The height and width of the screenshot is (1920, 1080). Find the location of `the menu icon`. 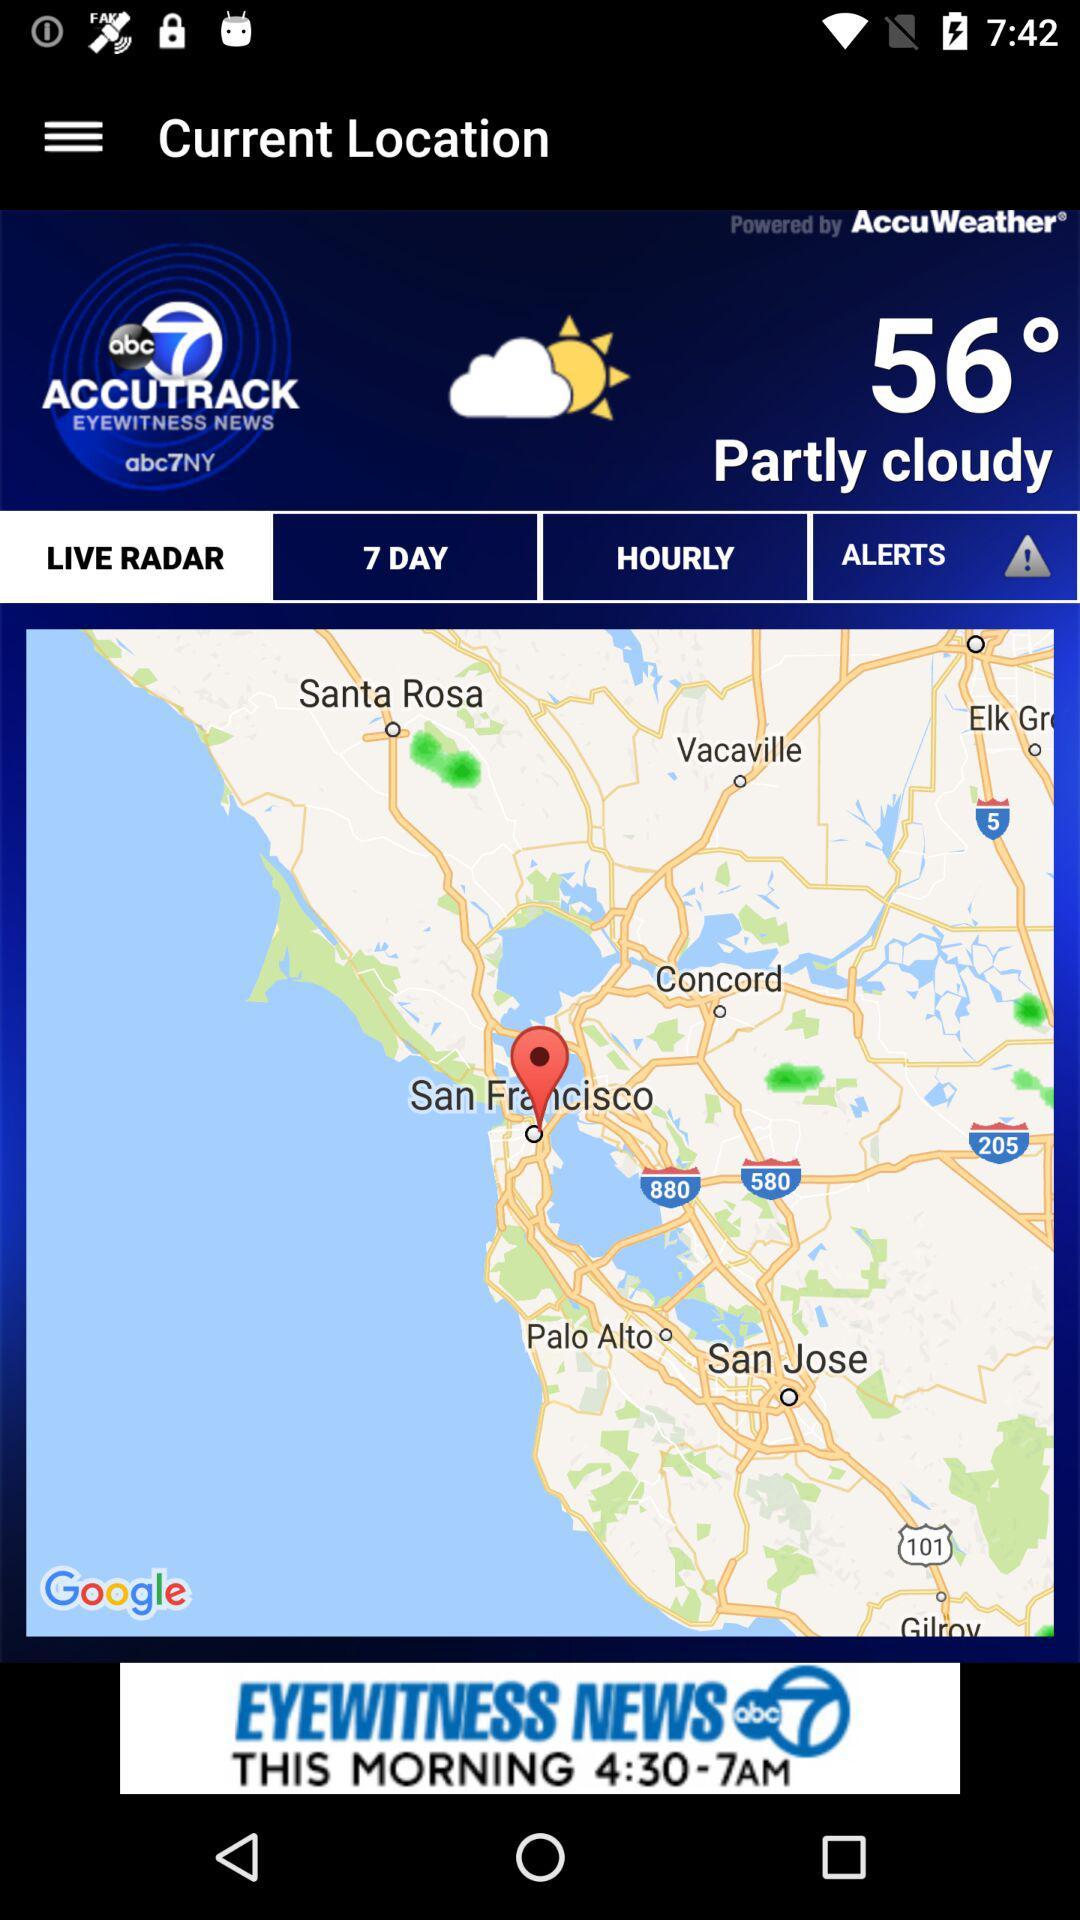

the menu icon is located at coordinates (72, 135).